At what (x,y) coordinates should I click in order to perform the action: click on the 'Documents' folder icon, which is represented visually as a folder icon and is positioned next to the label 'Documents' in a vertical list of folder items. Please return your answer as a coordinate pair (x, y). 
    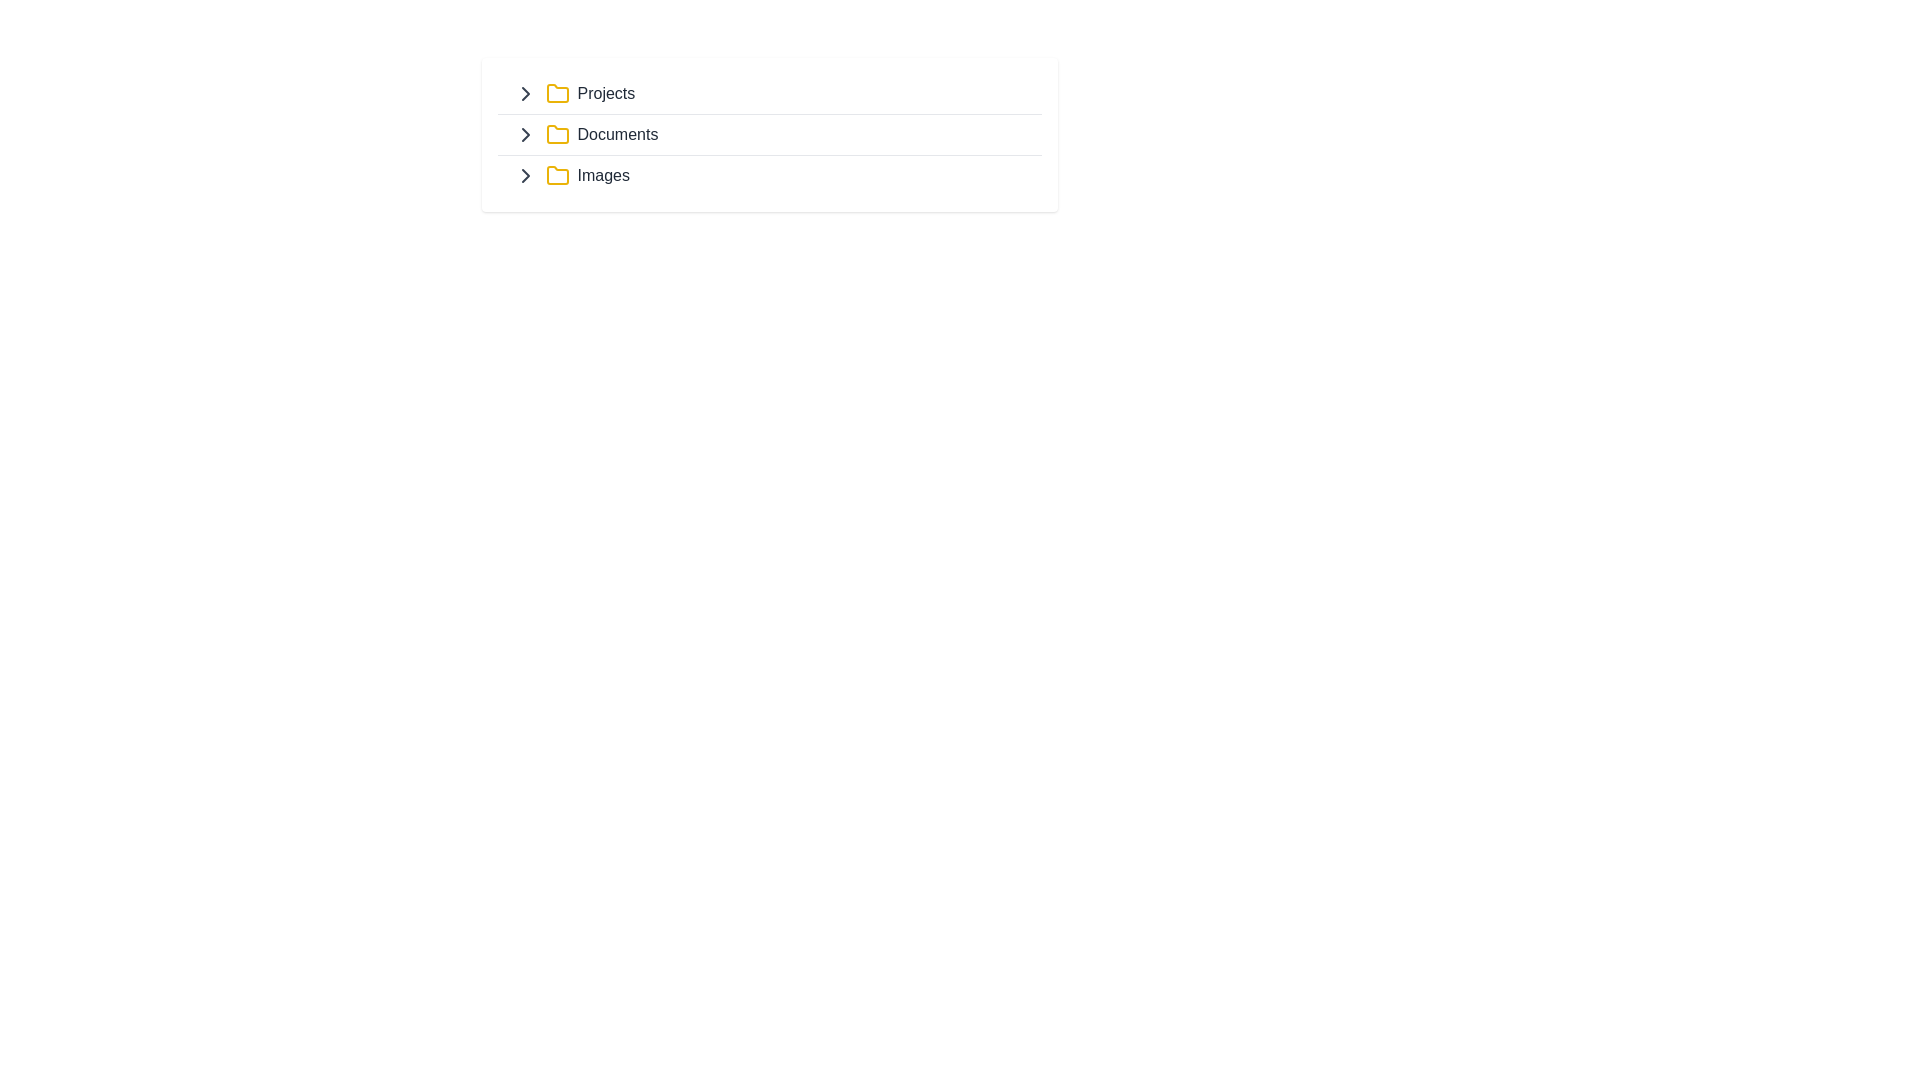
    Looking at the image, I should click on (557, 134).